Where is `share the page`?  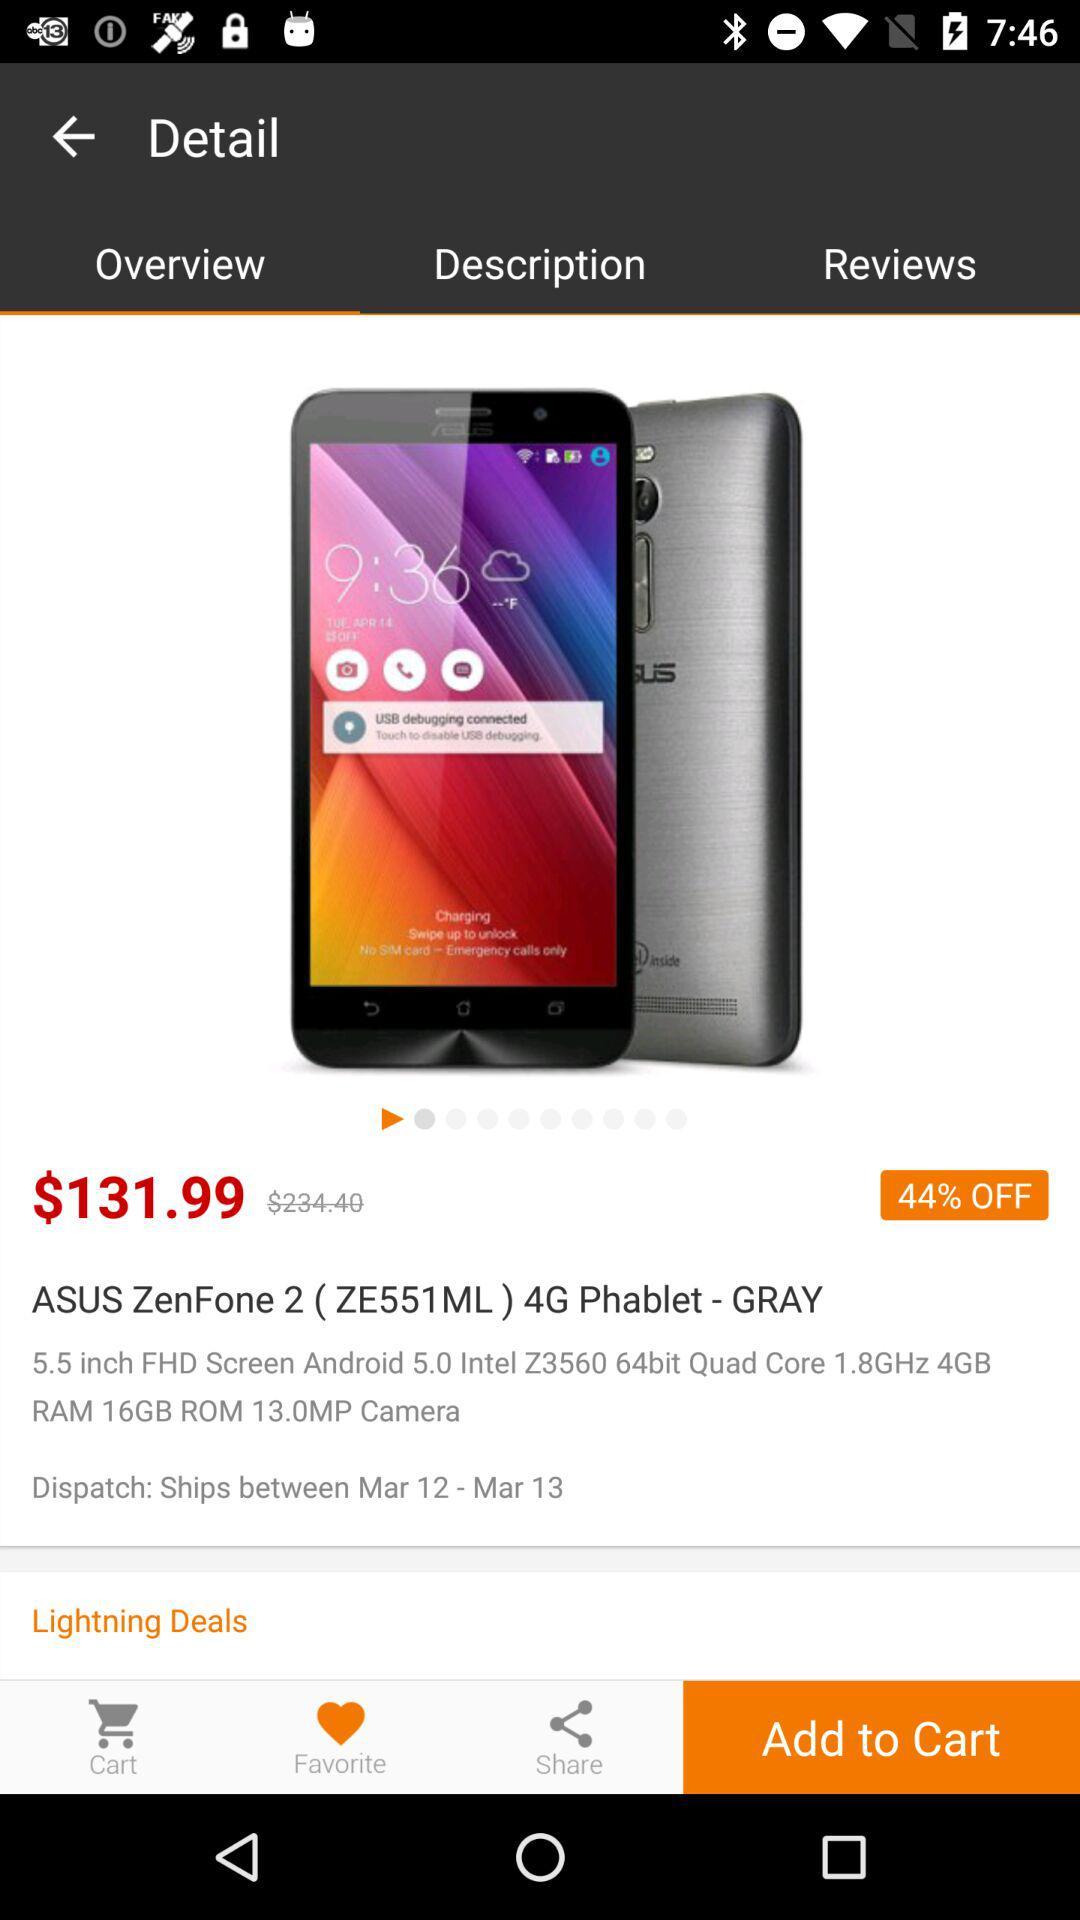 share the page is located at coordinates (569, 1736).